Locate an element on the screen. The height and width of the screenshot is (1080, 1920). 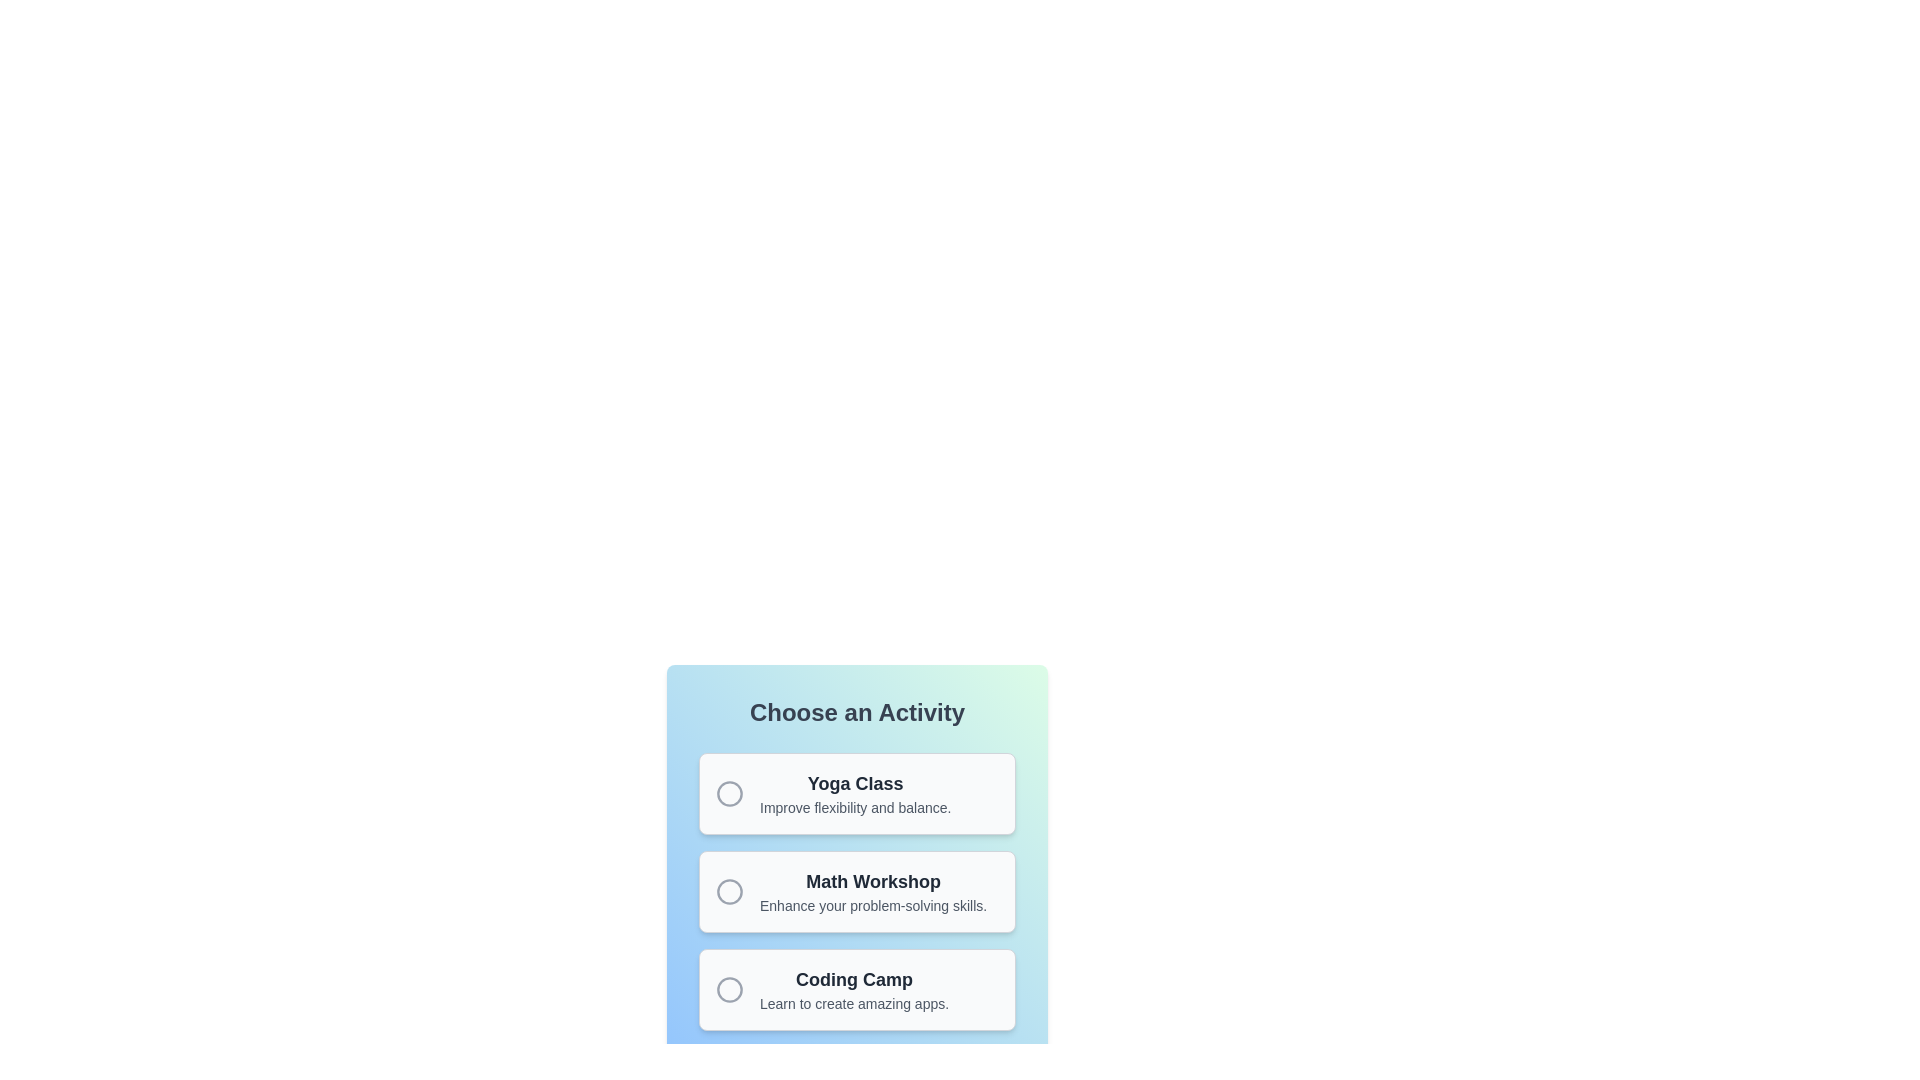
text from the label that states 'Enhance your problem-solving skills.' positioned below the 'Math Workshop' title is located at coordinates (873, 906).